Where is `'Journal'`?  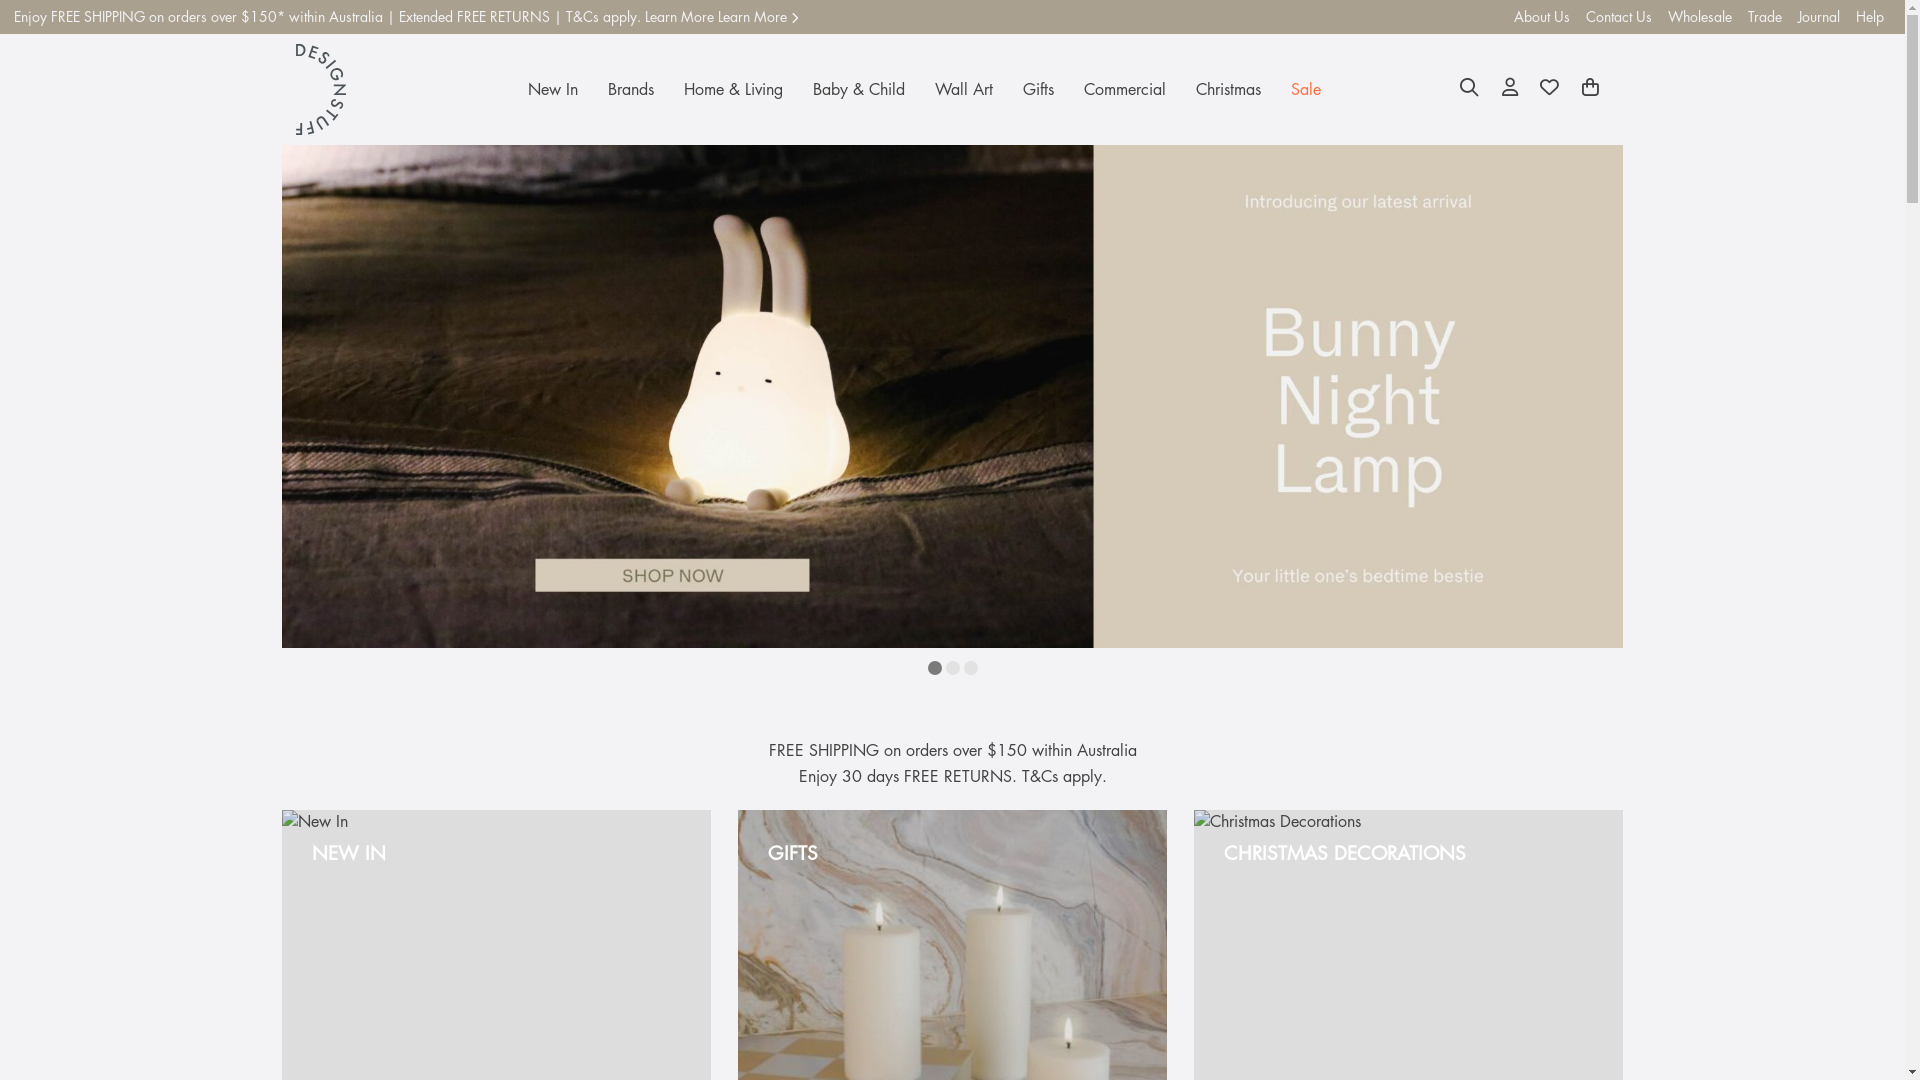 'Journal' is located at coordinates (1819, 16).